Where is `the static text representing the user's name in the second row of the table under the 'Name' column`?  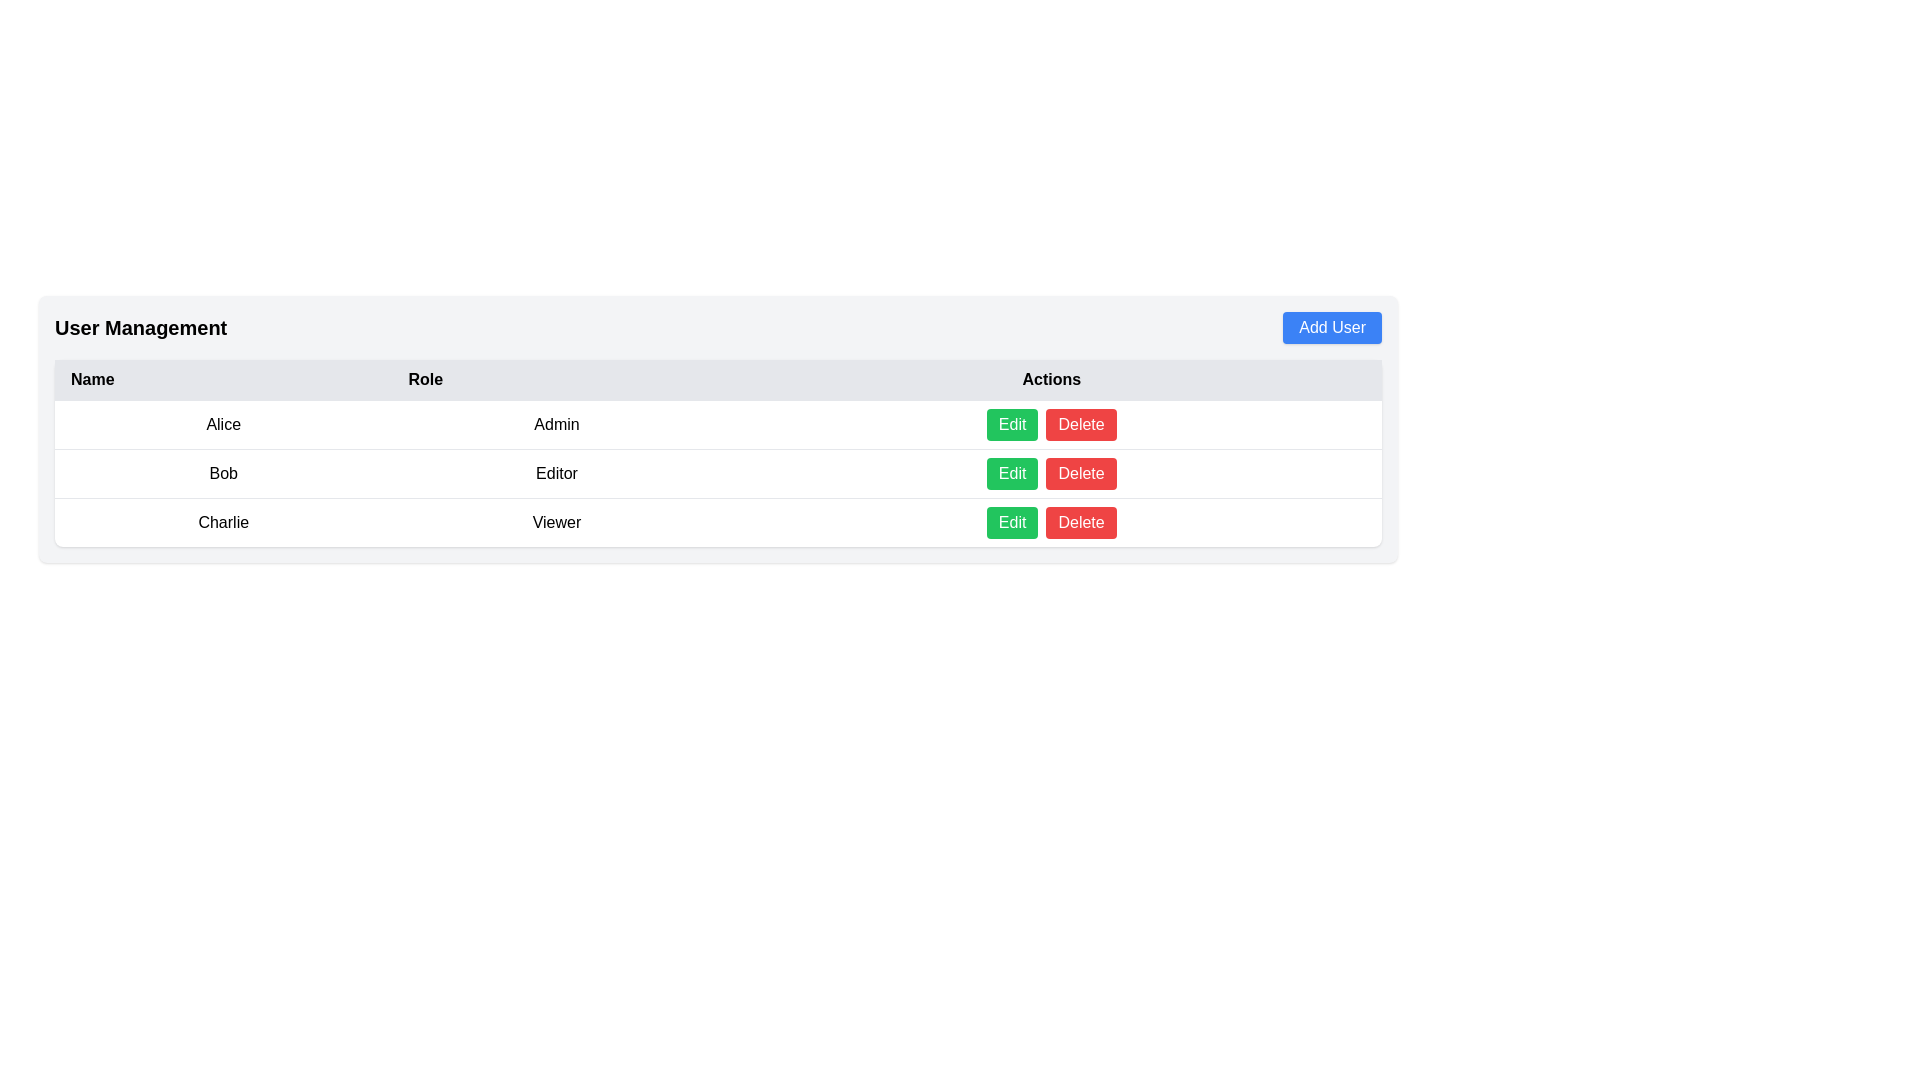
the static text representing the user's name in the second row of the table under the 'Name' column is located at coordinates (223, 474).